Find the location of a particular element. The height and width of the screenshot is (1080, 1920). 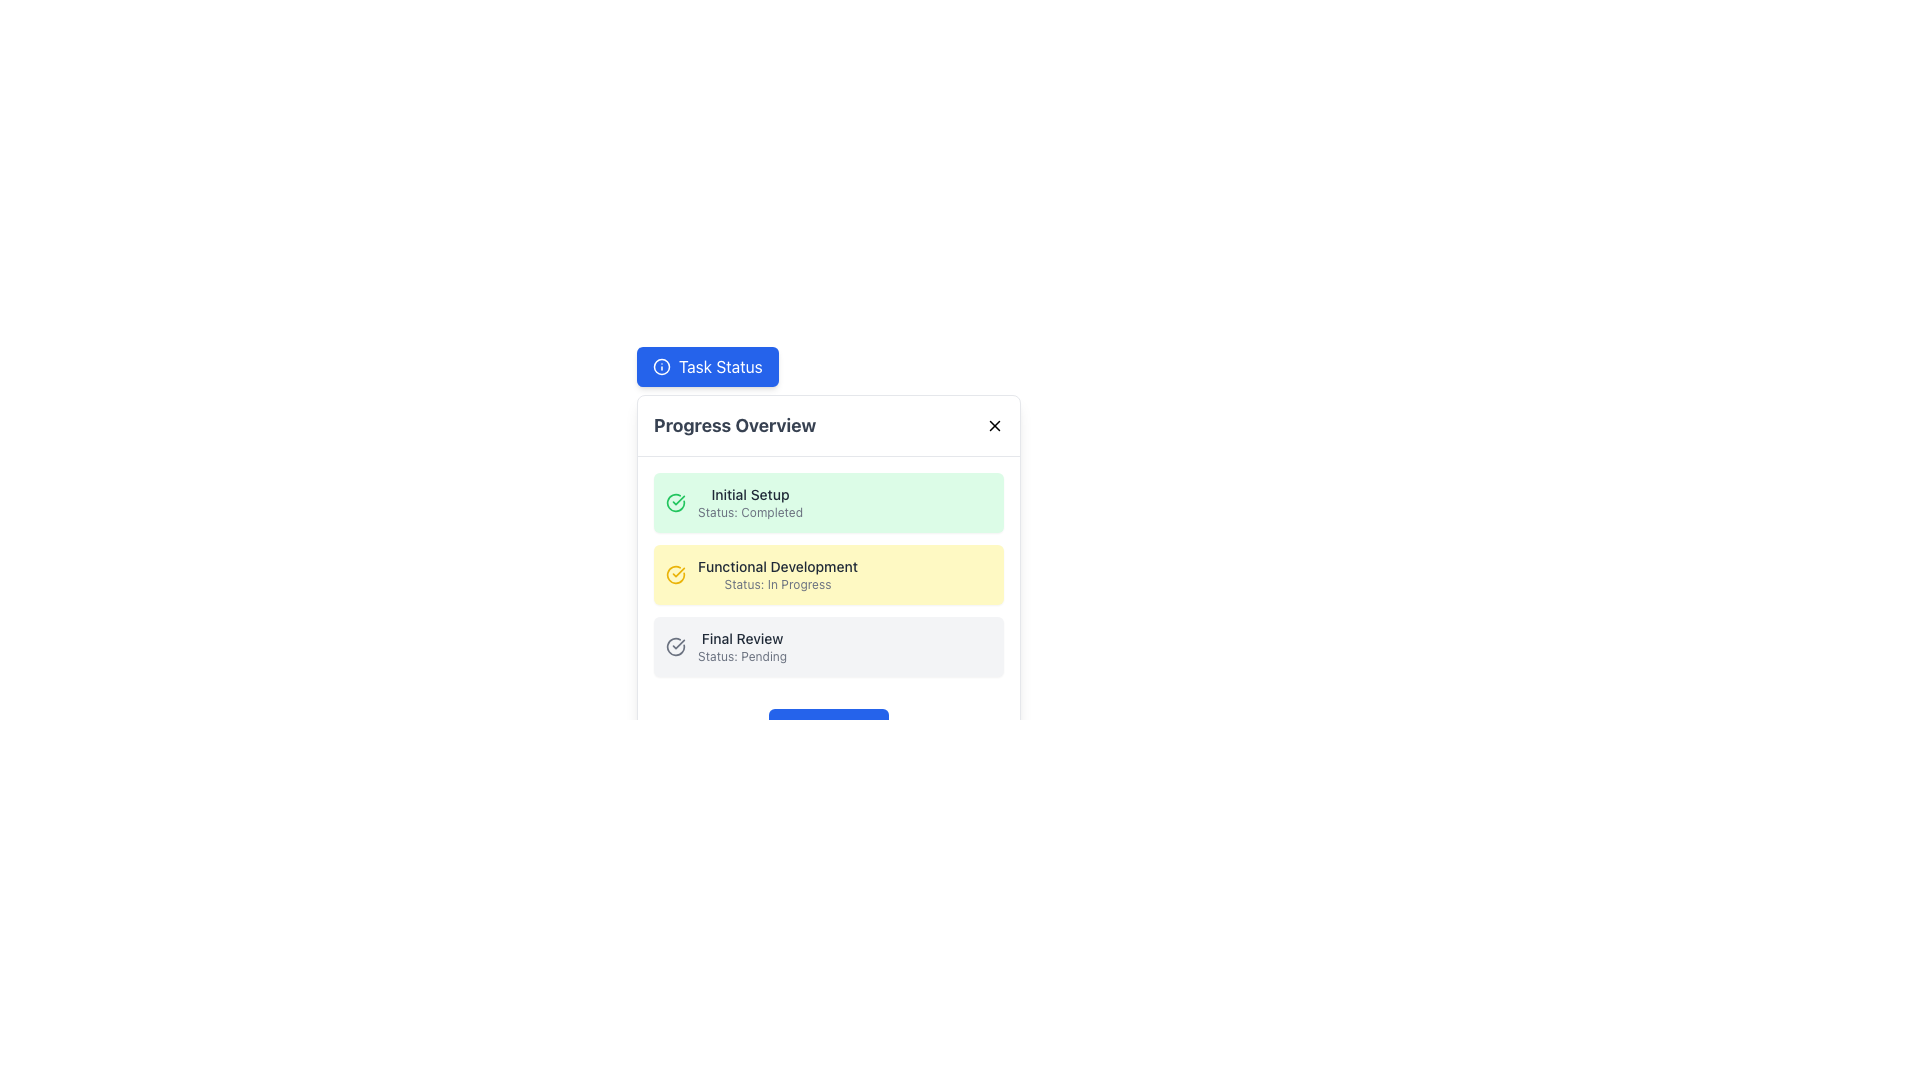

the Text label that identifies the corresponding task or stage within the progress tracker, which is positioned above the status description 'Status: Pending' in the 'Progress Overview' section is located at coordinates (741, 639).